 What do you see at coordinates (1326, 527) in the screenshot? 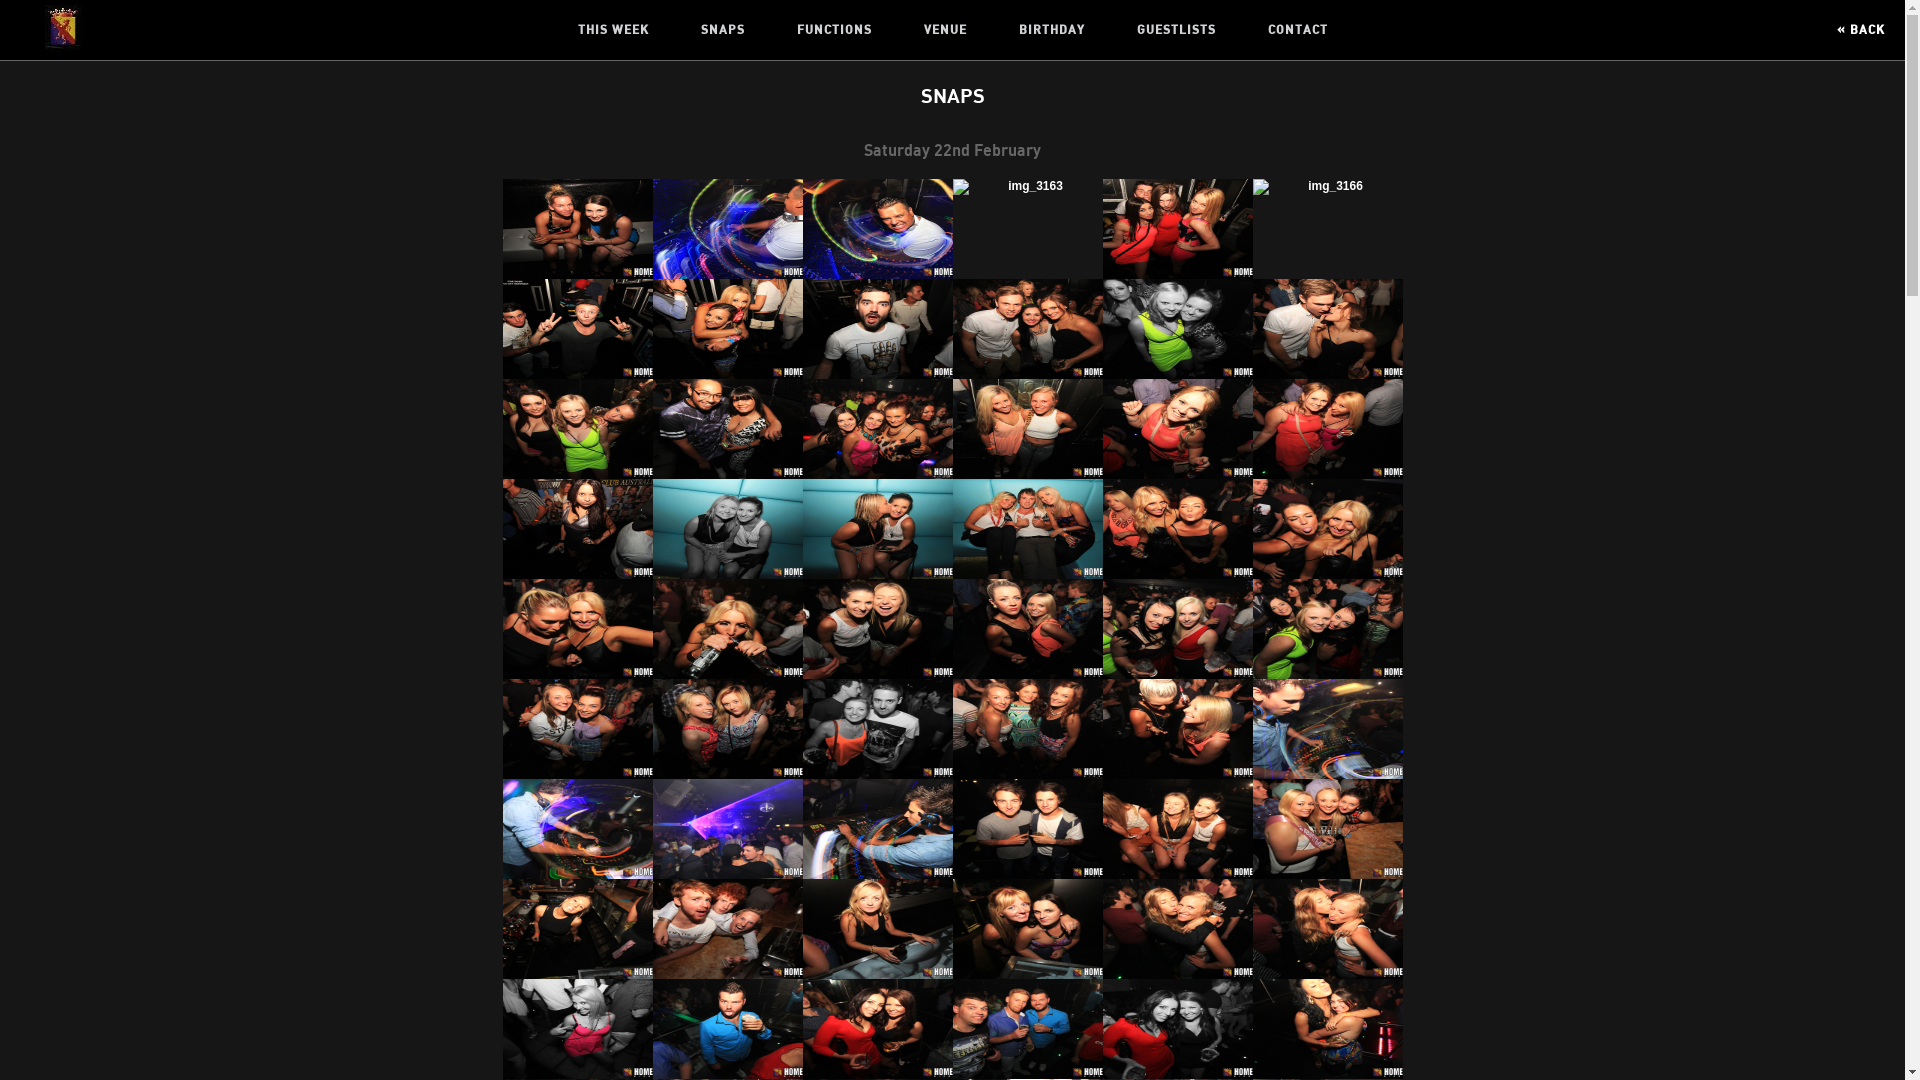
I see `' '` at bounding box center [1326, 527].